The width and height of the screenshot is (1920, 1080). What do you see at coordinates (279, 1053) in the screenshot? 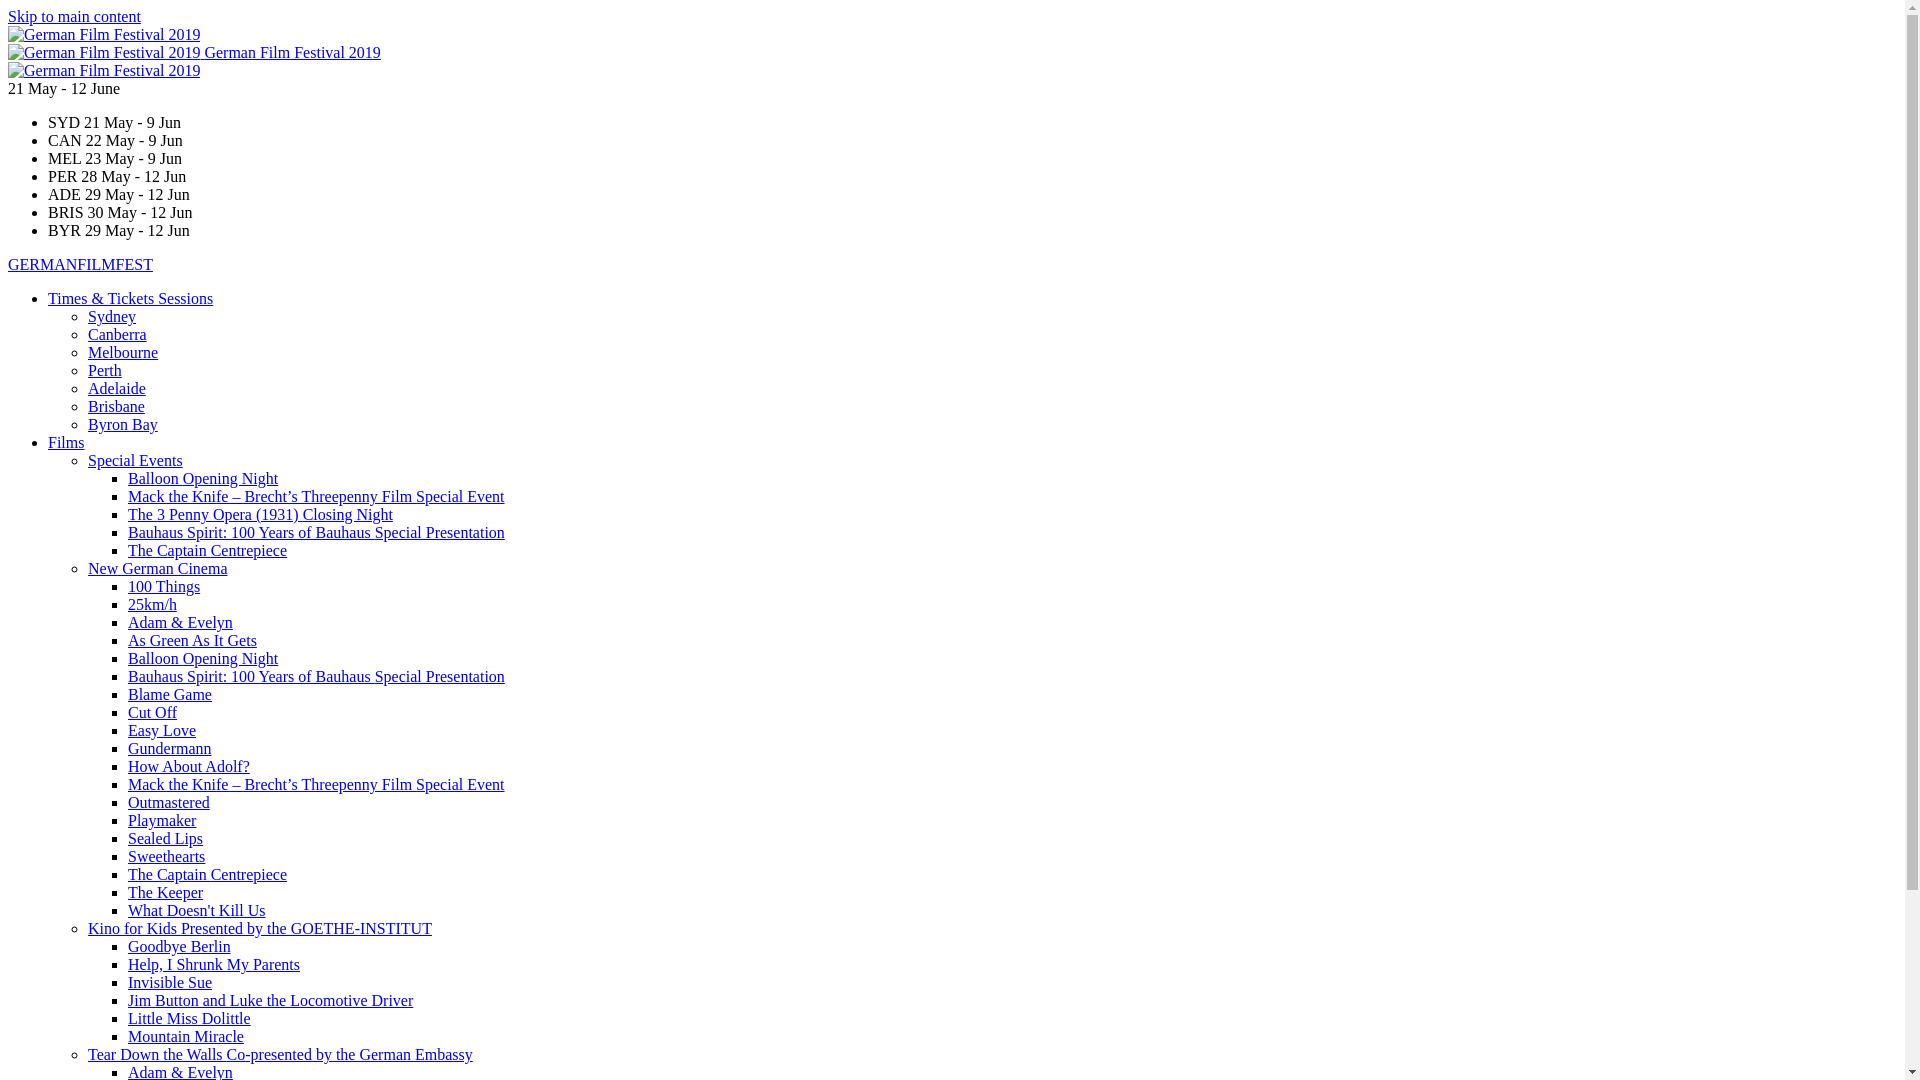
I see `'Tear Down the Walls Co-presented by the German Embassy'` at bounding box center [279, 1053].